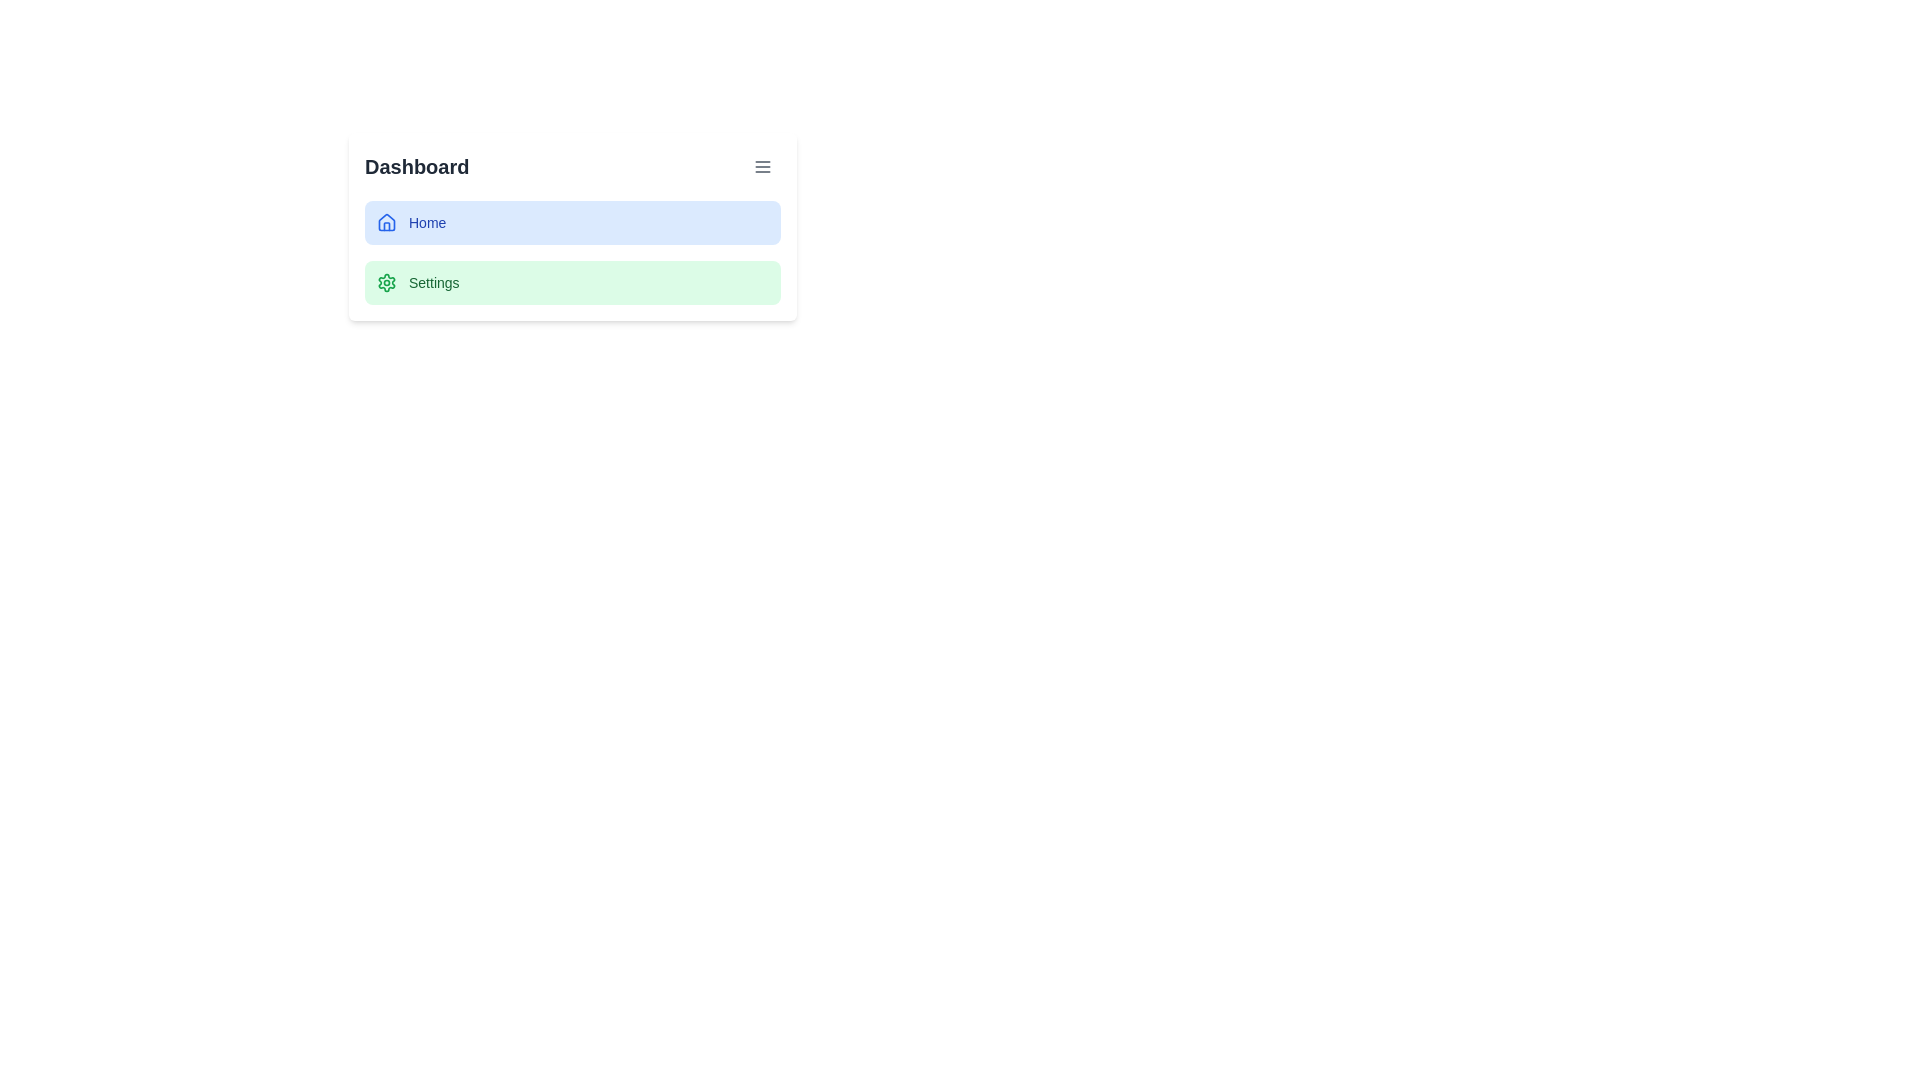 The image size is (1920, 1080). I want to click on the 'Home' icon located at the top-left corner of the dashboard's navigation menu, which aids users in navigating to the main page of the dashboard, so click(387, 222).